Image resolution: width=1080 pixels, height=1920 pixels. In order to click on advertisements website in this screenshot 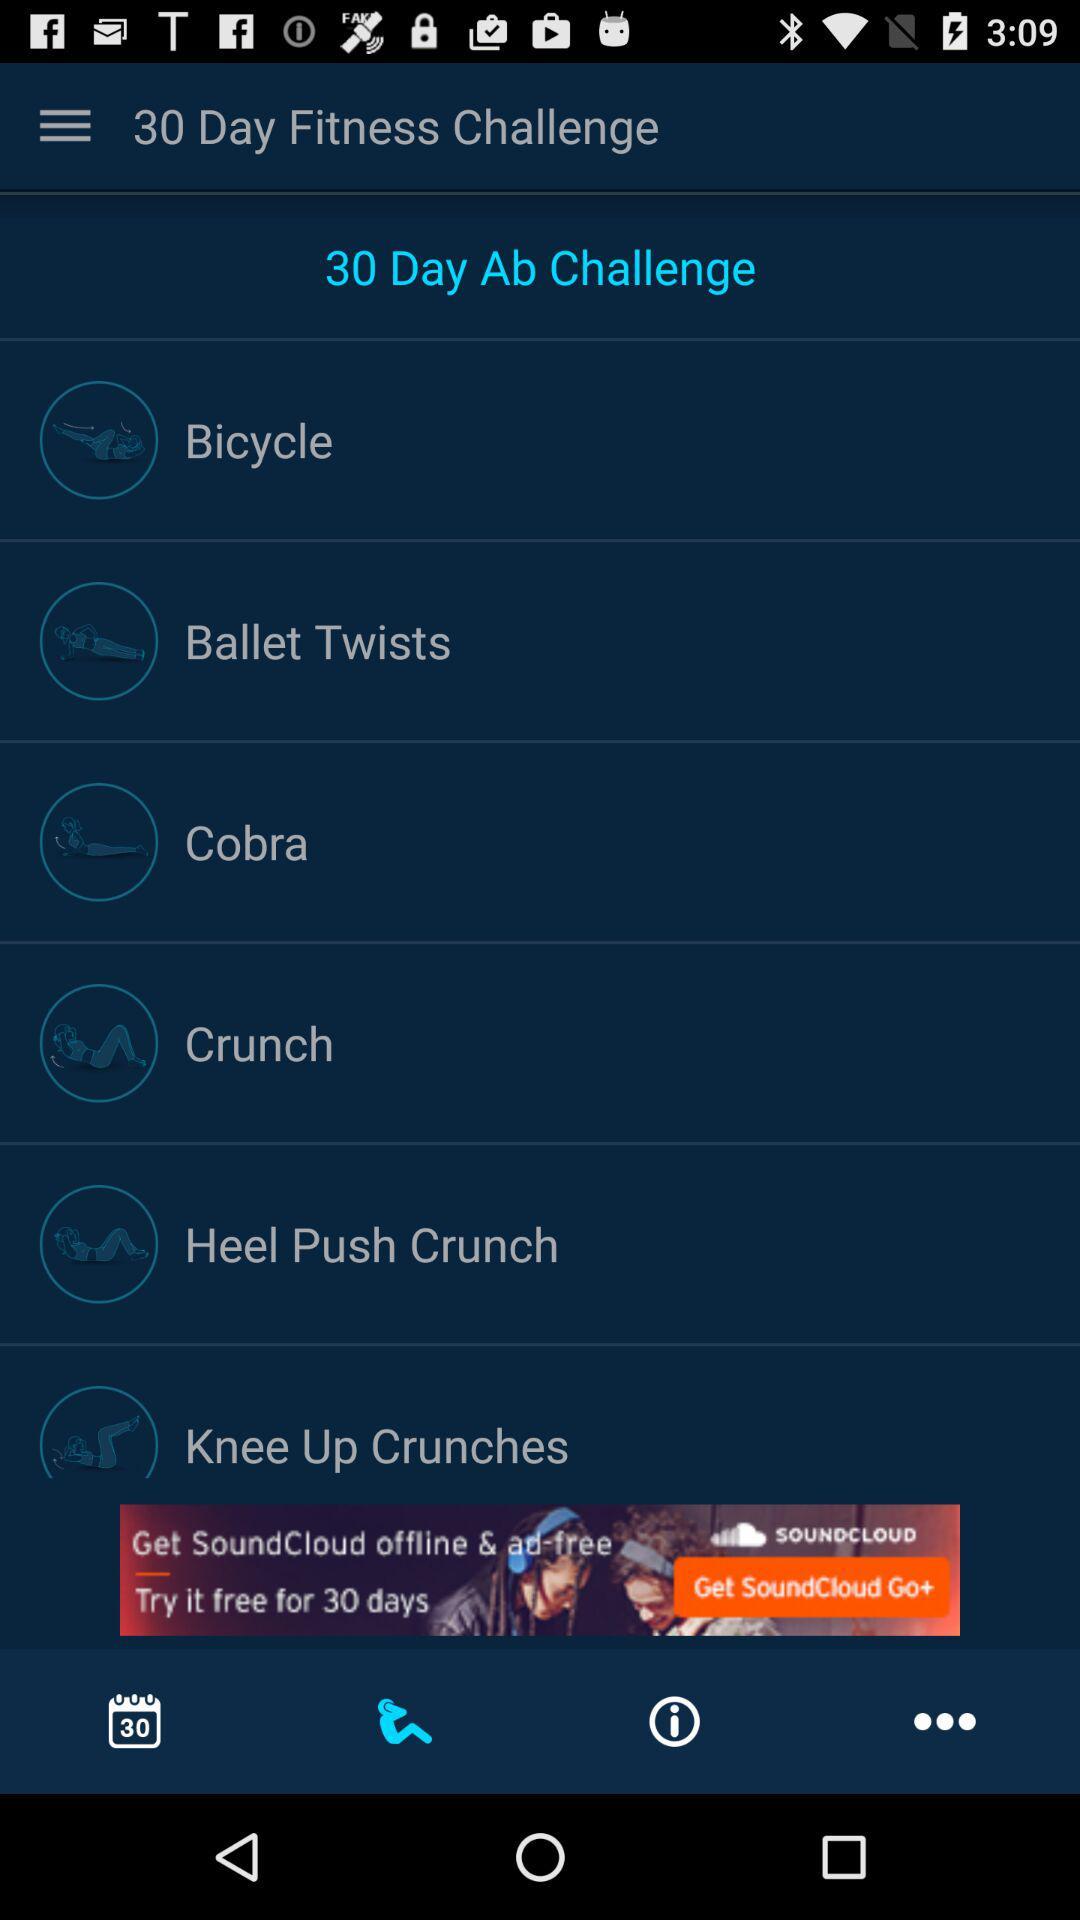, I will do `click(540, 1569)`.